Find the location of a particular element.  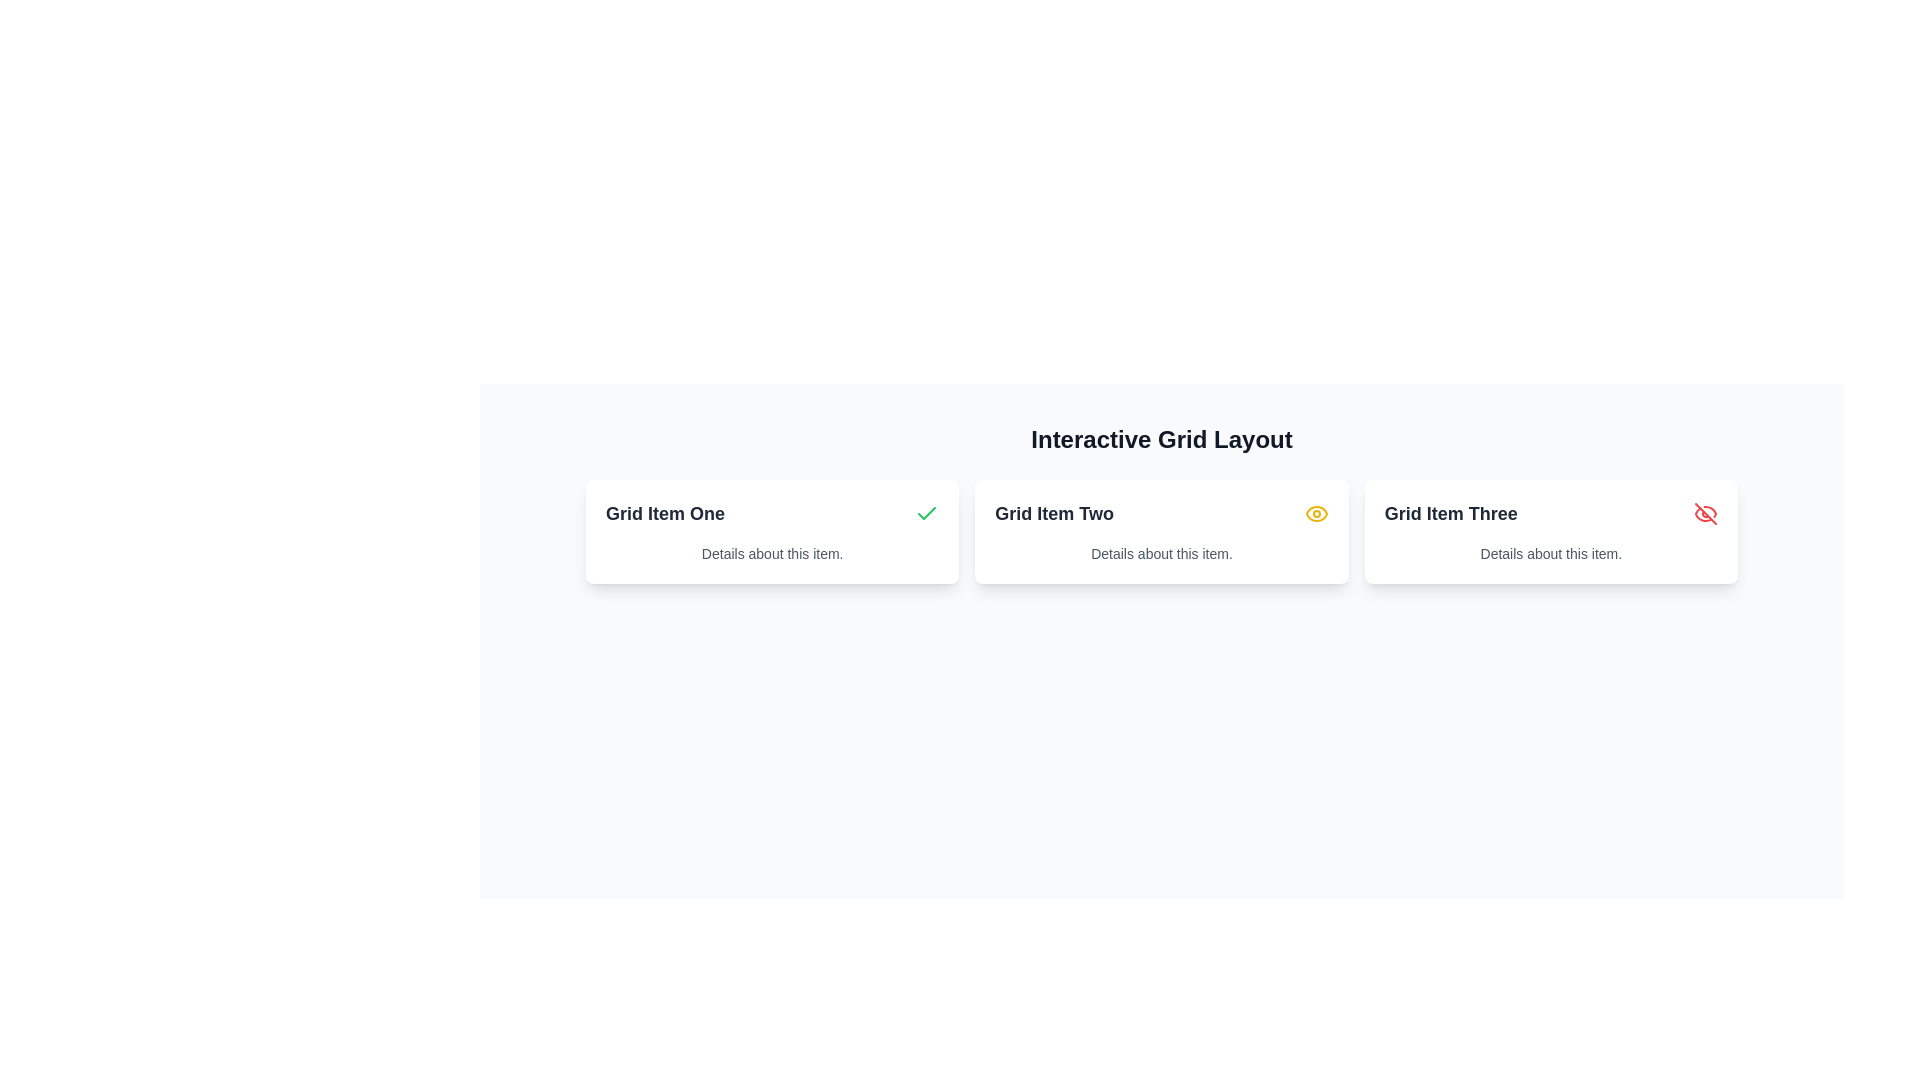

the hidden or disabled status represented by the icon located at the top-right corner of the grid card labeled 'Grid Item Three' is located at coordinates (1704, 512).